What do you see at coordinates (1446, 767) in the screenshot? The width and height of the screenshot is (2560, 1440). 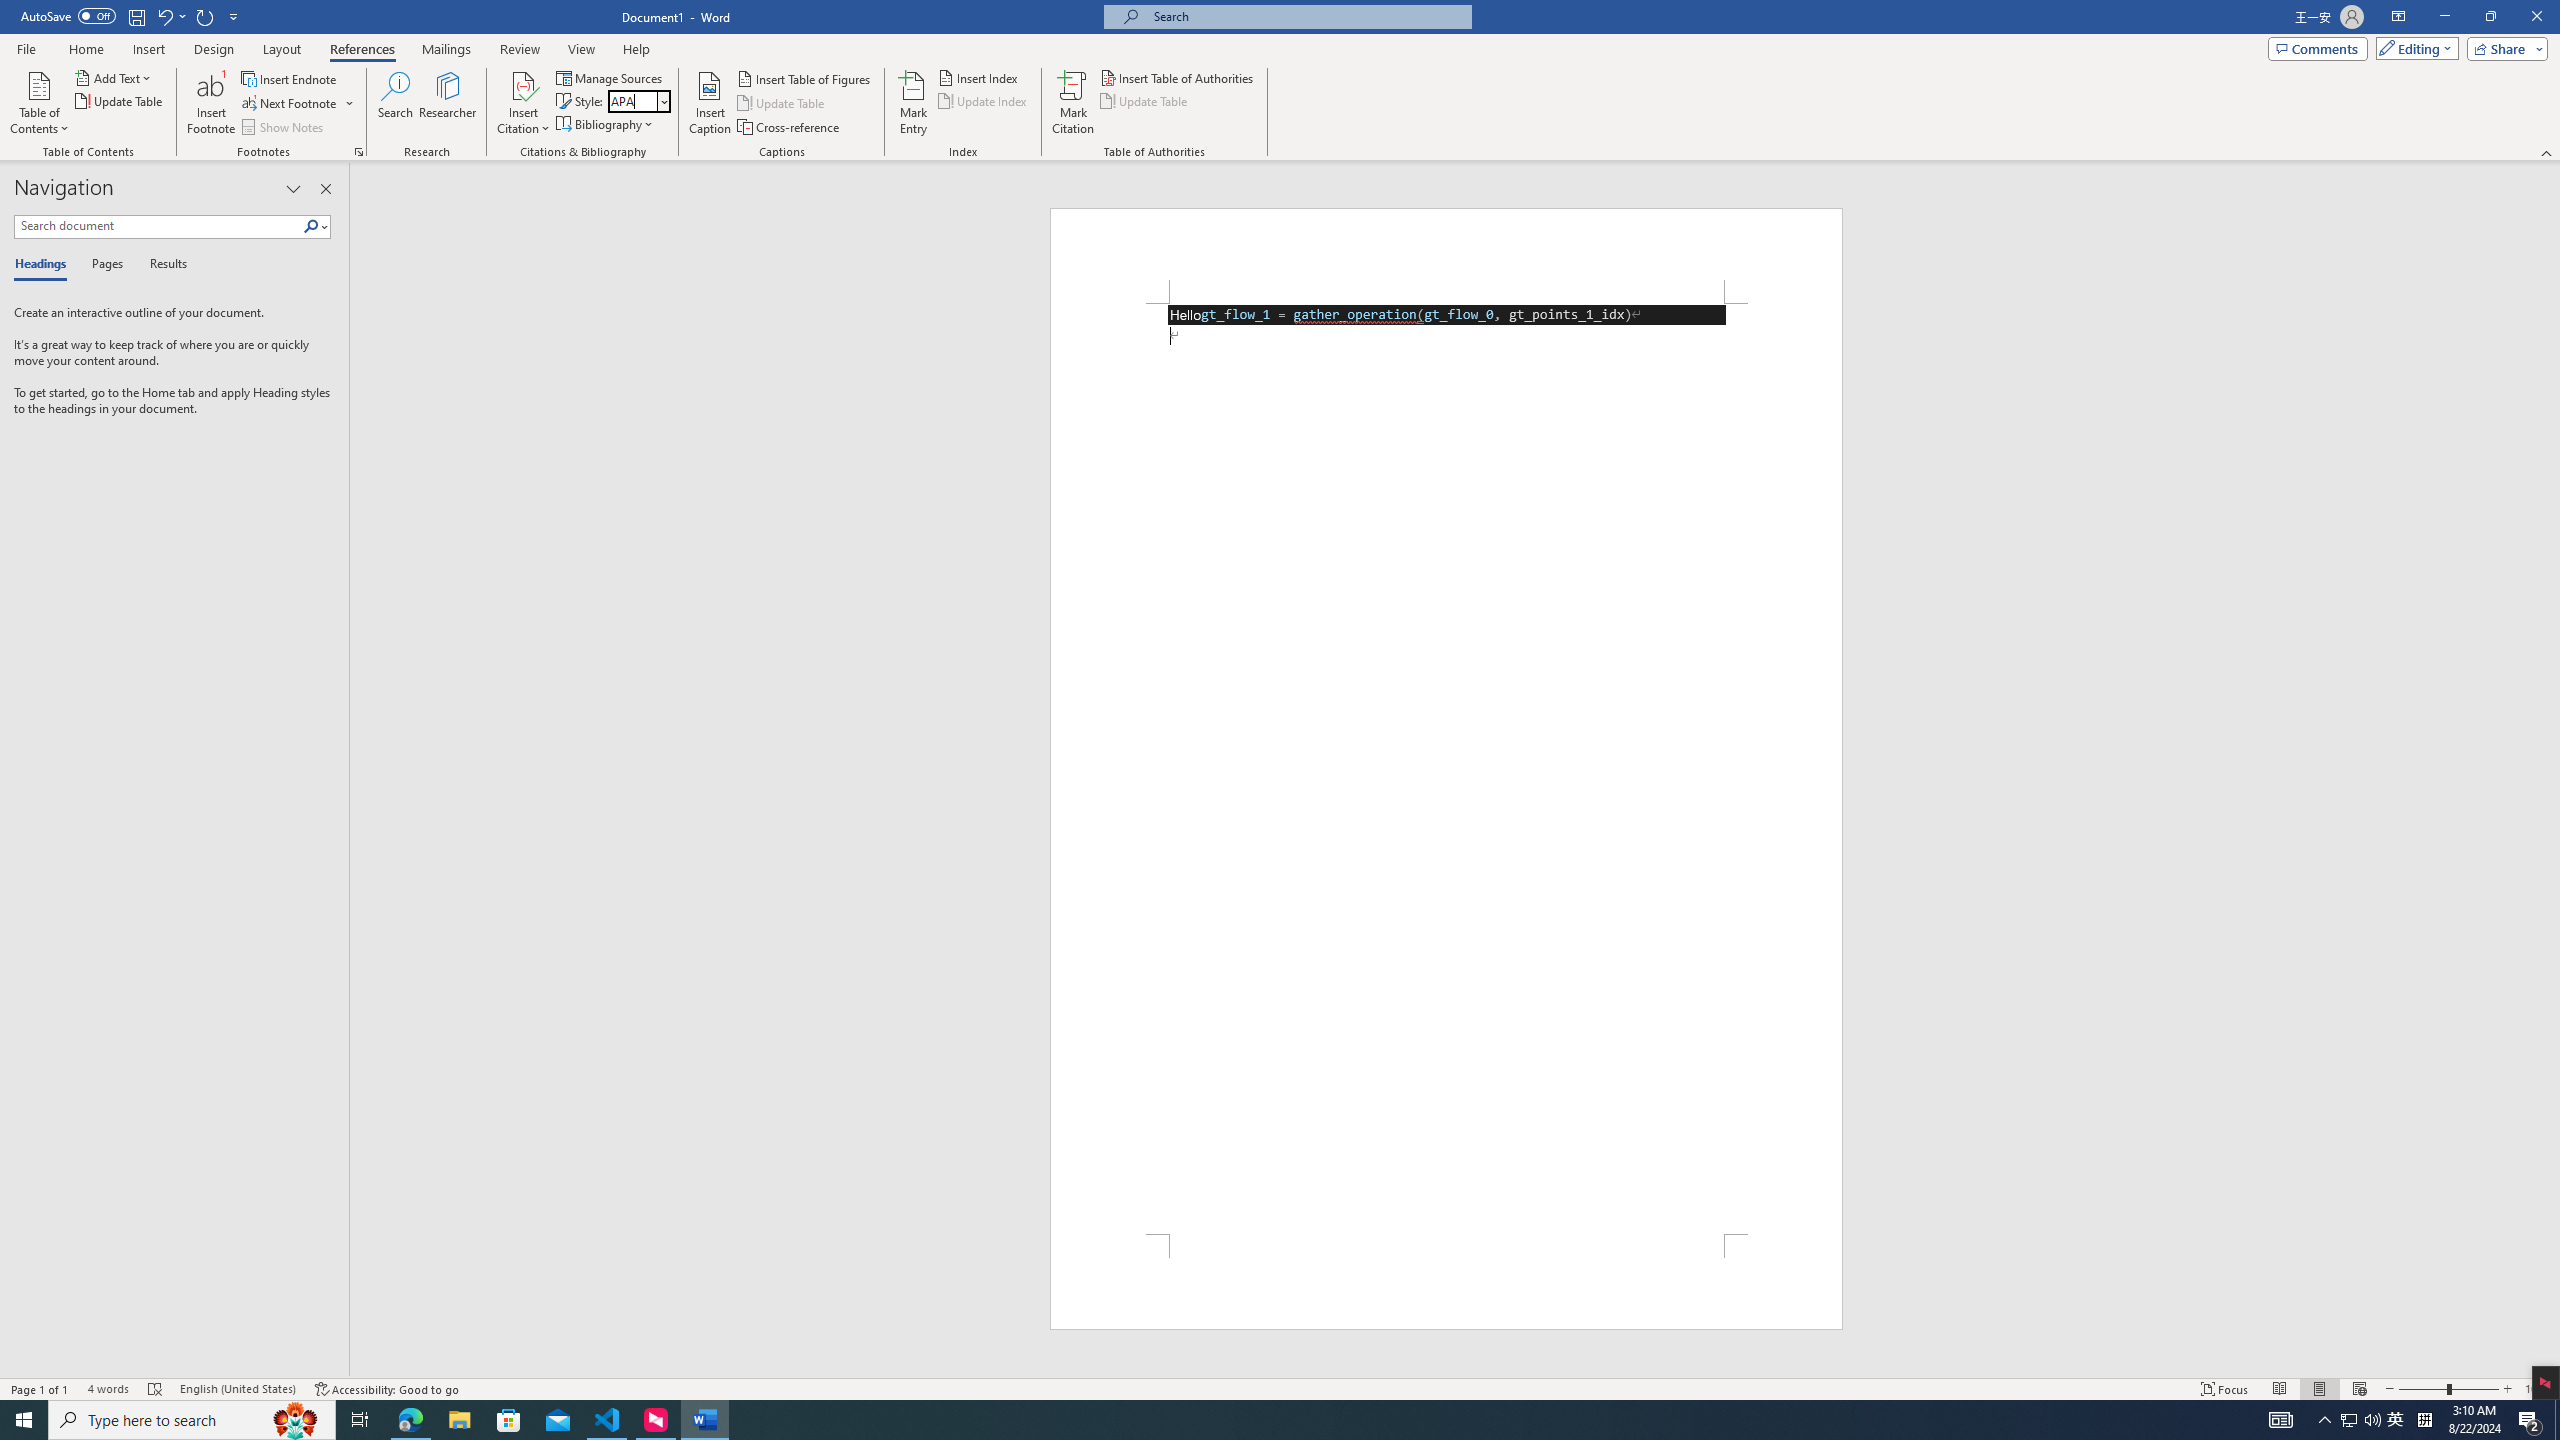 I see `'Page 1 content'` at bounding box center [1446, 767].